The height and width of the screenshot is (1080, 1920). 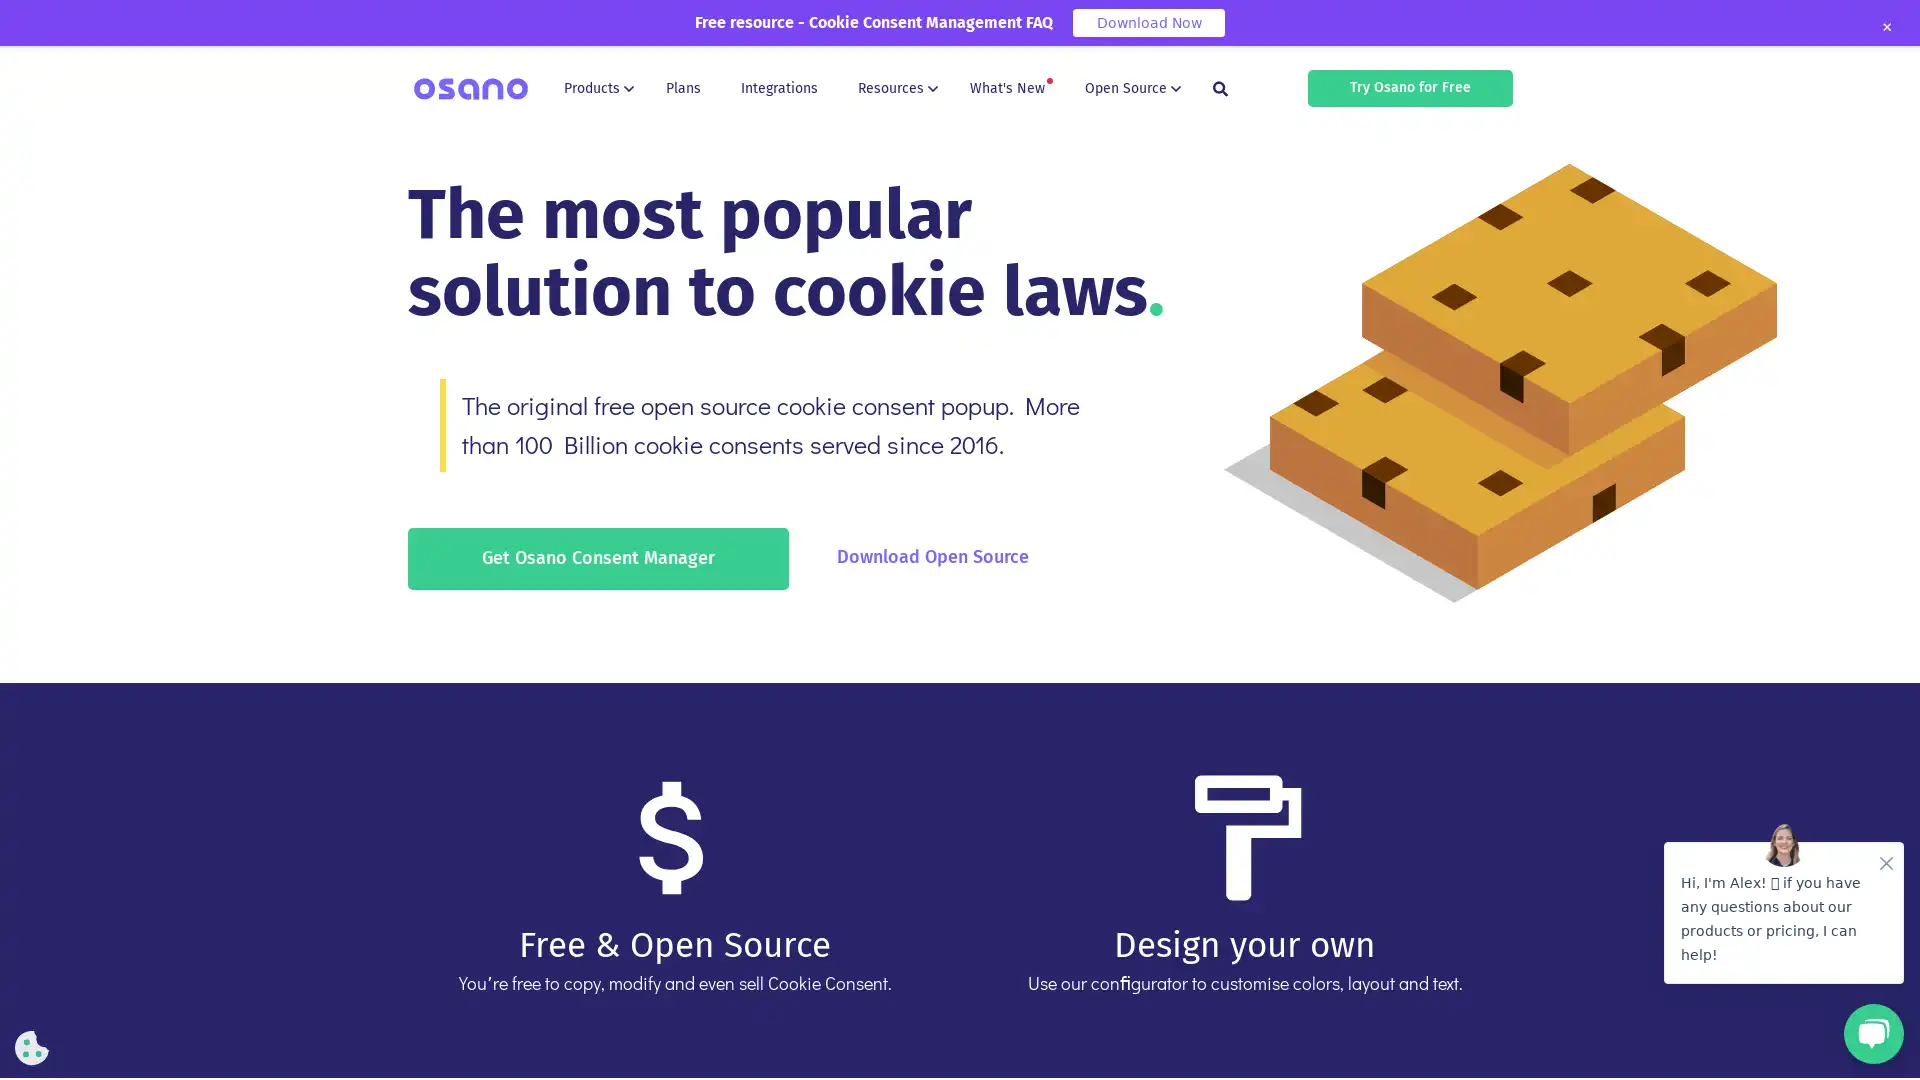 What do you see at coordinates (32, 1047) in the screenshot?
I see `Cookie Preferences` at bounding box center [32, 1047].